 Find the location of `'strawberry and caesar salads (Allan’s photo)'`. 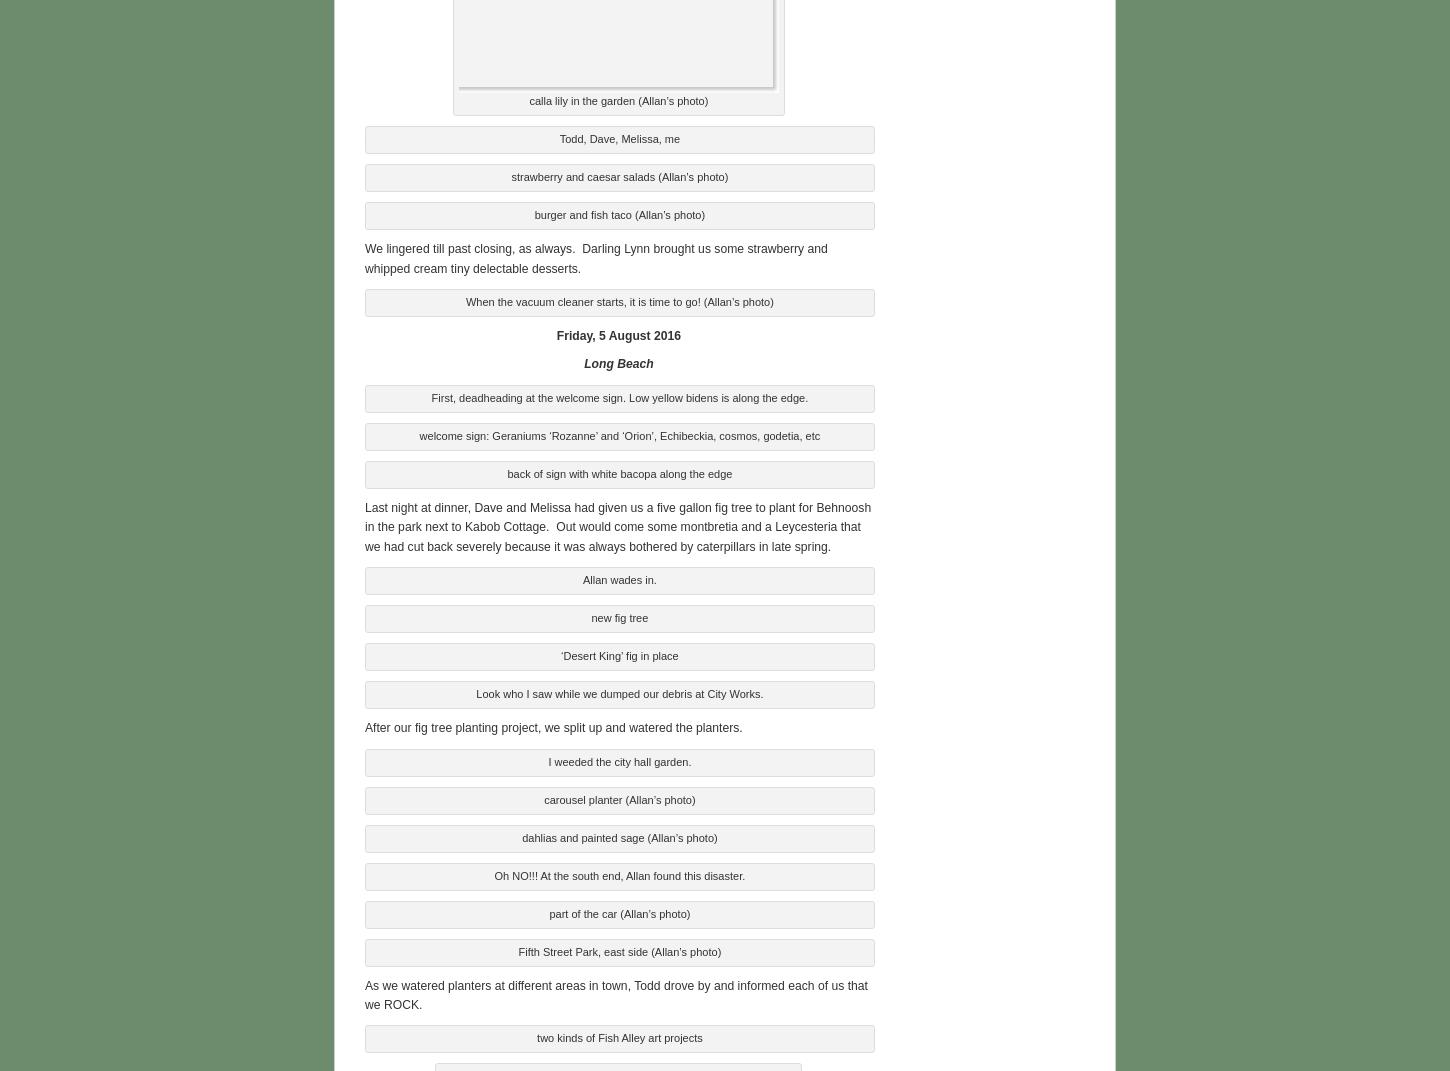

'strawberry and caesar salads (Allan’s photo)' is located at coordinates (510, 174).